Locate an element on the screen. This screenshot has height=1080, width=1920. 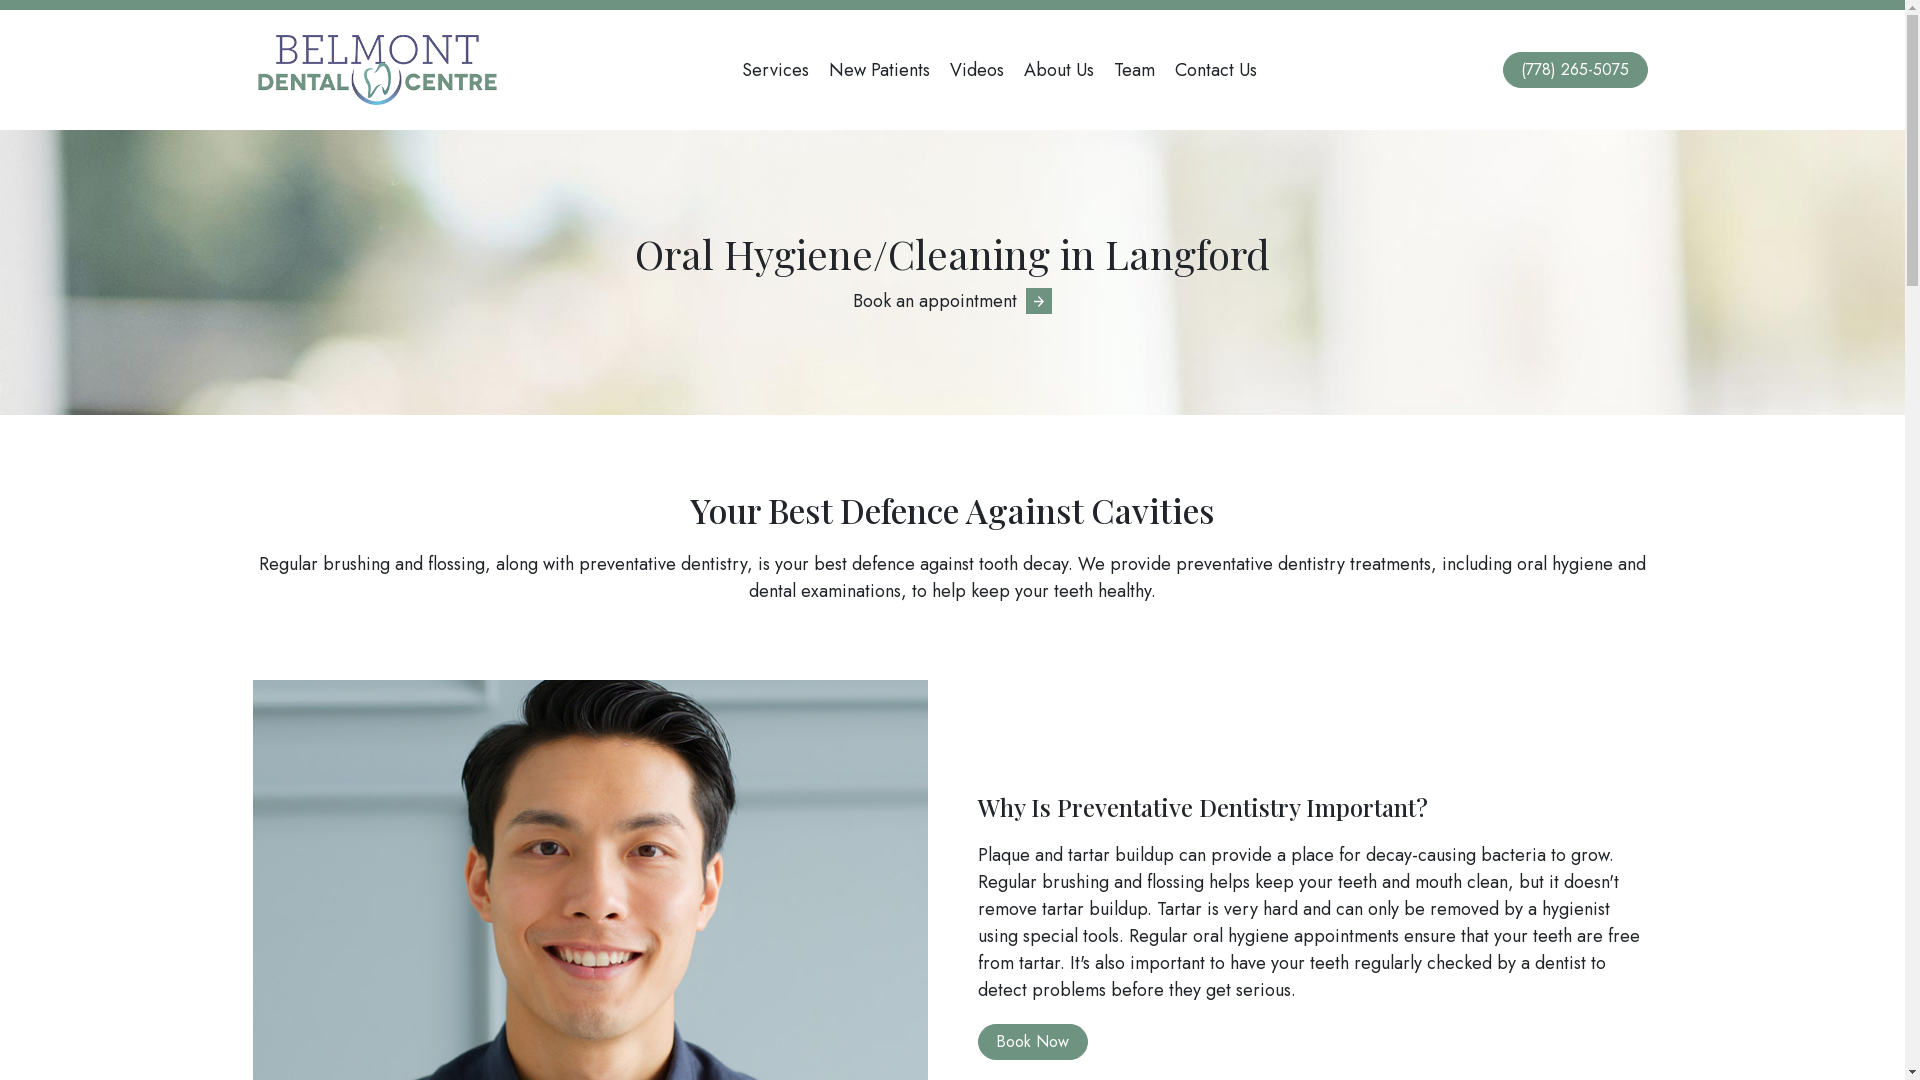
'Book an appointment' is located at coordinates (951, 300).